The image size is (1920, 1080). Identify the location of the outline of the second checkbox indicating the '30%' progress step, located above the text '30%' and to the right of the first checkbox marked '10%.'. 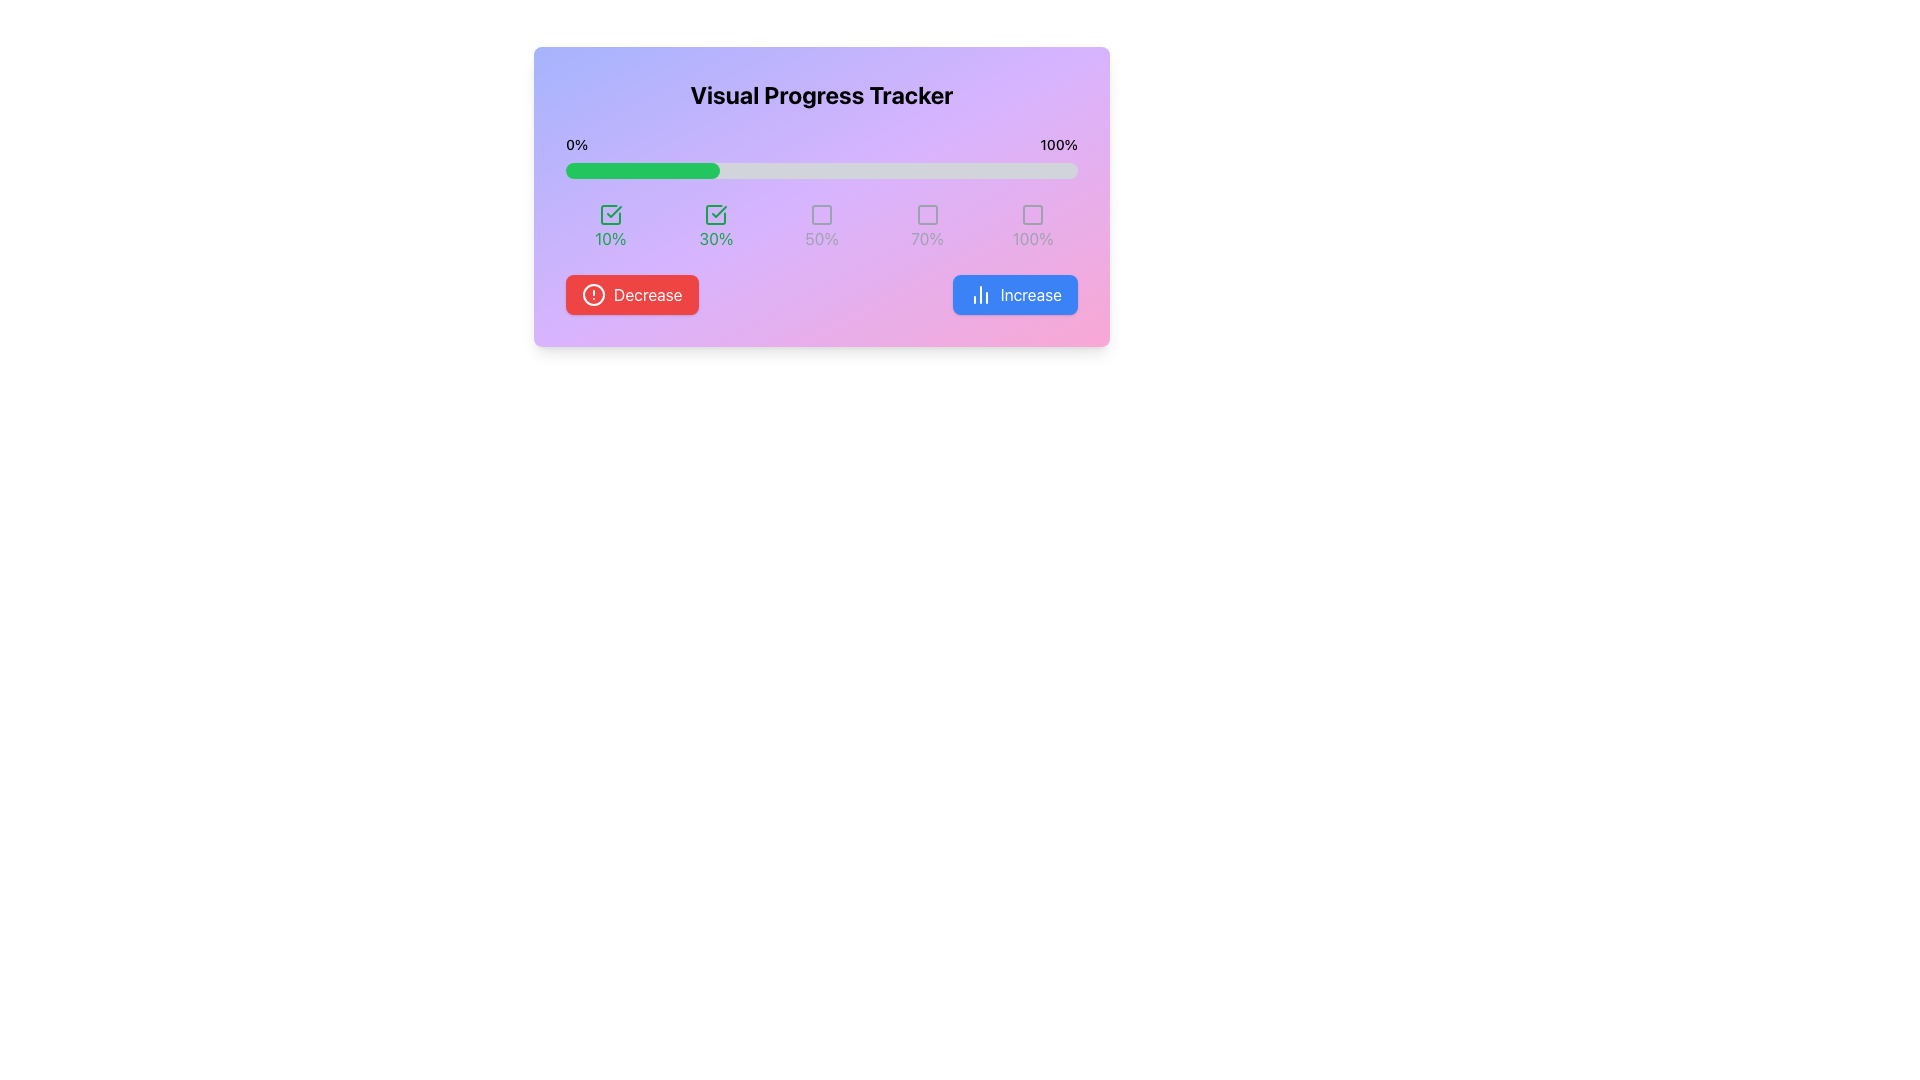
(716, 215).